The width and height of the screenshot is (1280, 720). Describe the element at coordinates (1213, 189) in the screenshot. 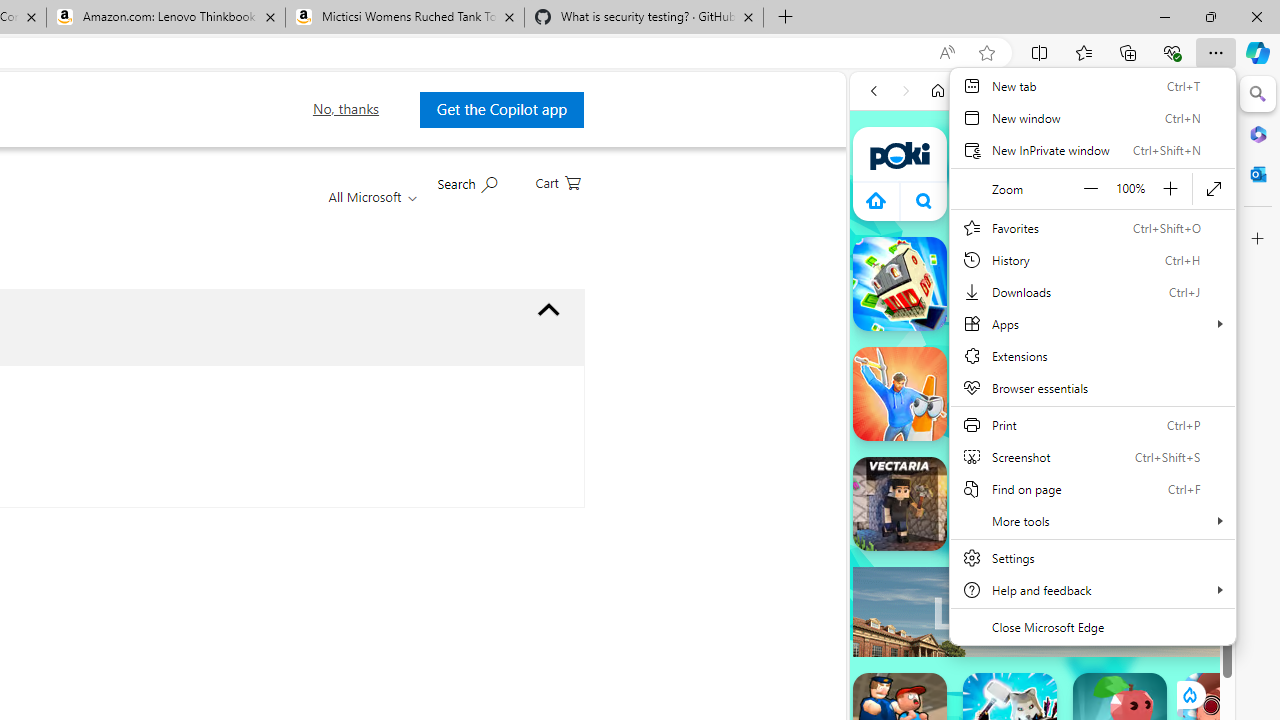

I see `'Enter full screen (F11)'` at that location.